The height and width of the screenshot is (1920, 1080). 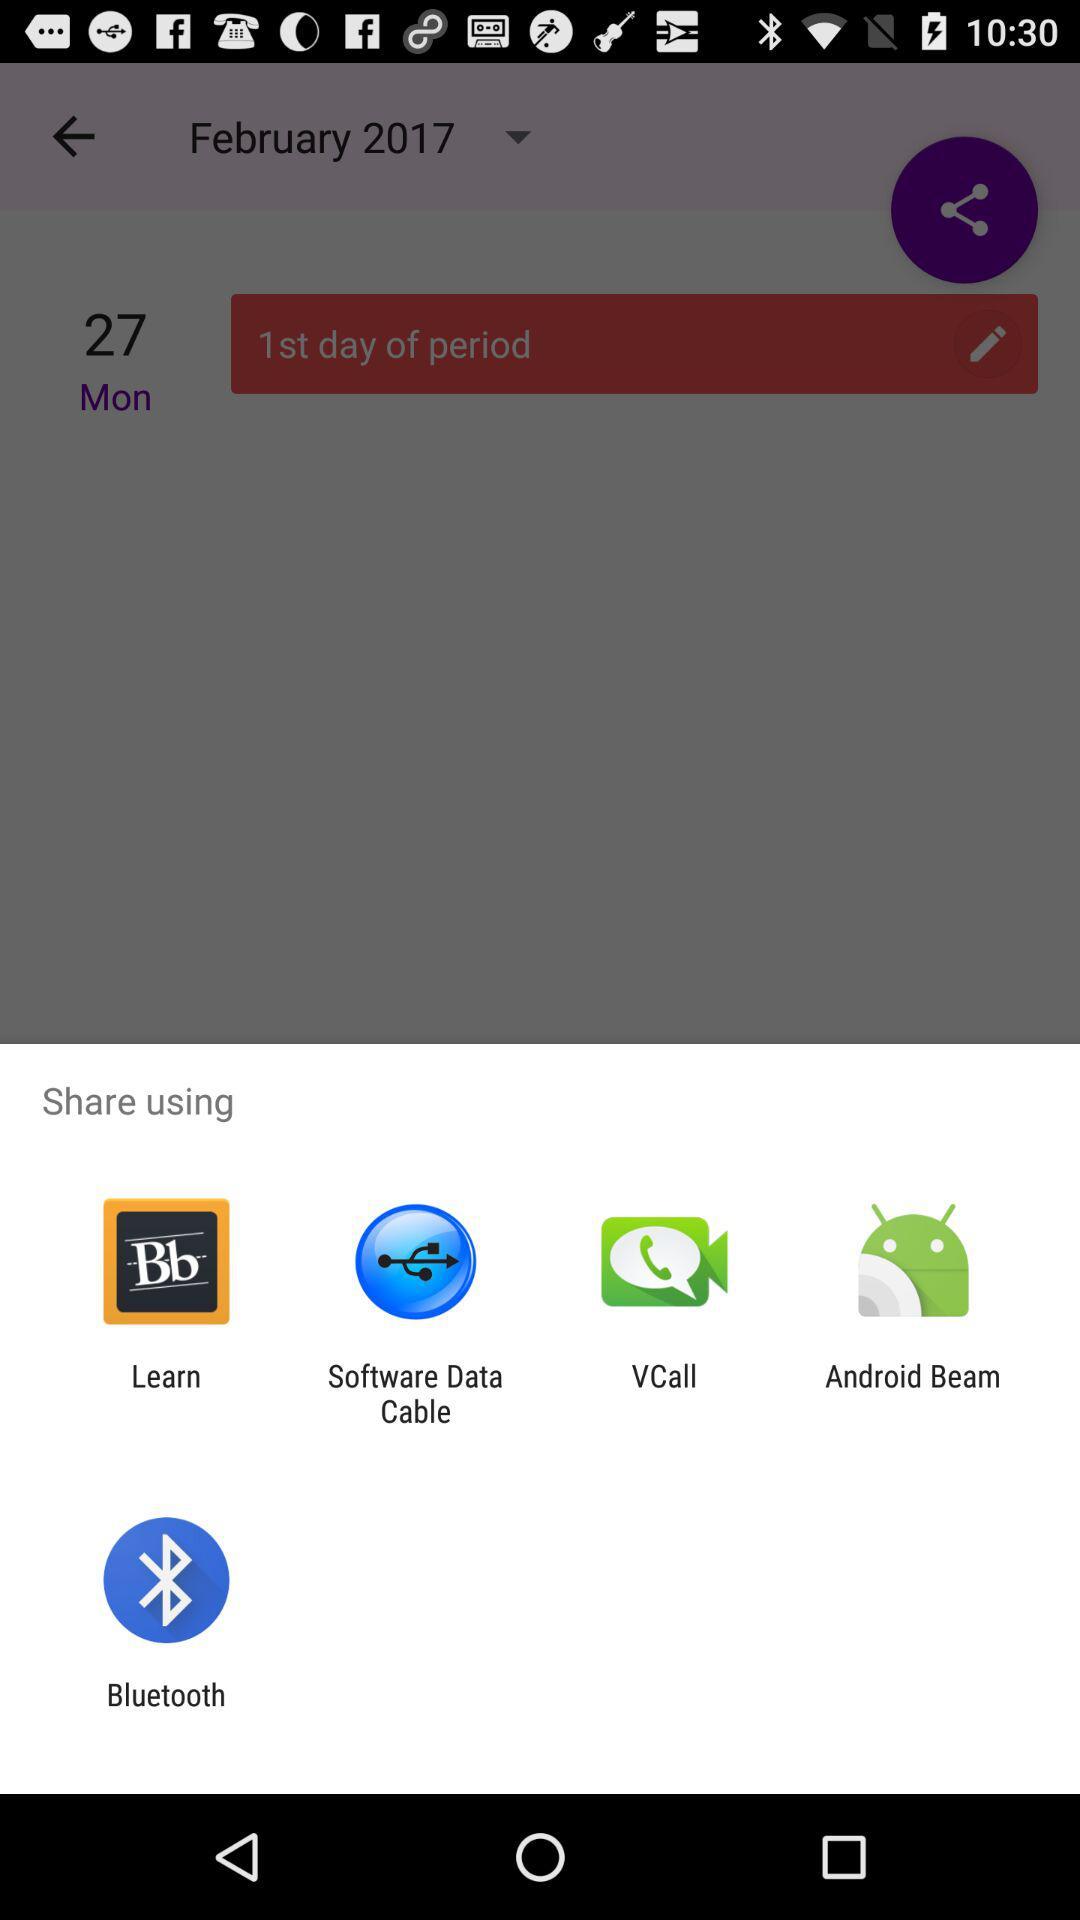 What do you see at coordinates (913, 1392) in the screenshot?
I see `item at the bottom right corner` at bounding box center [913, 1392].